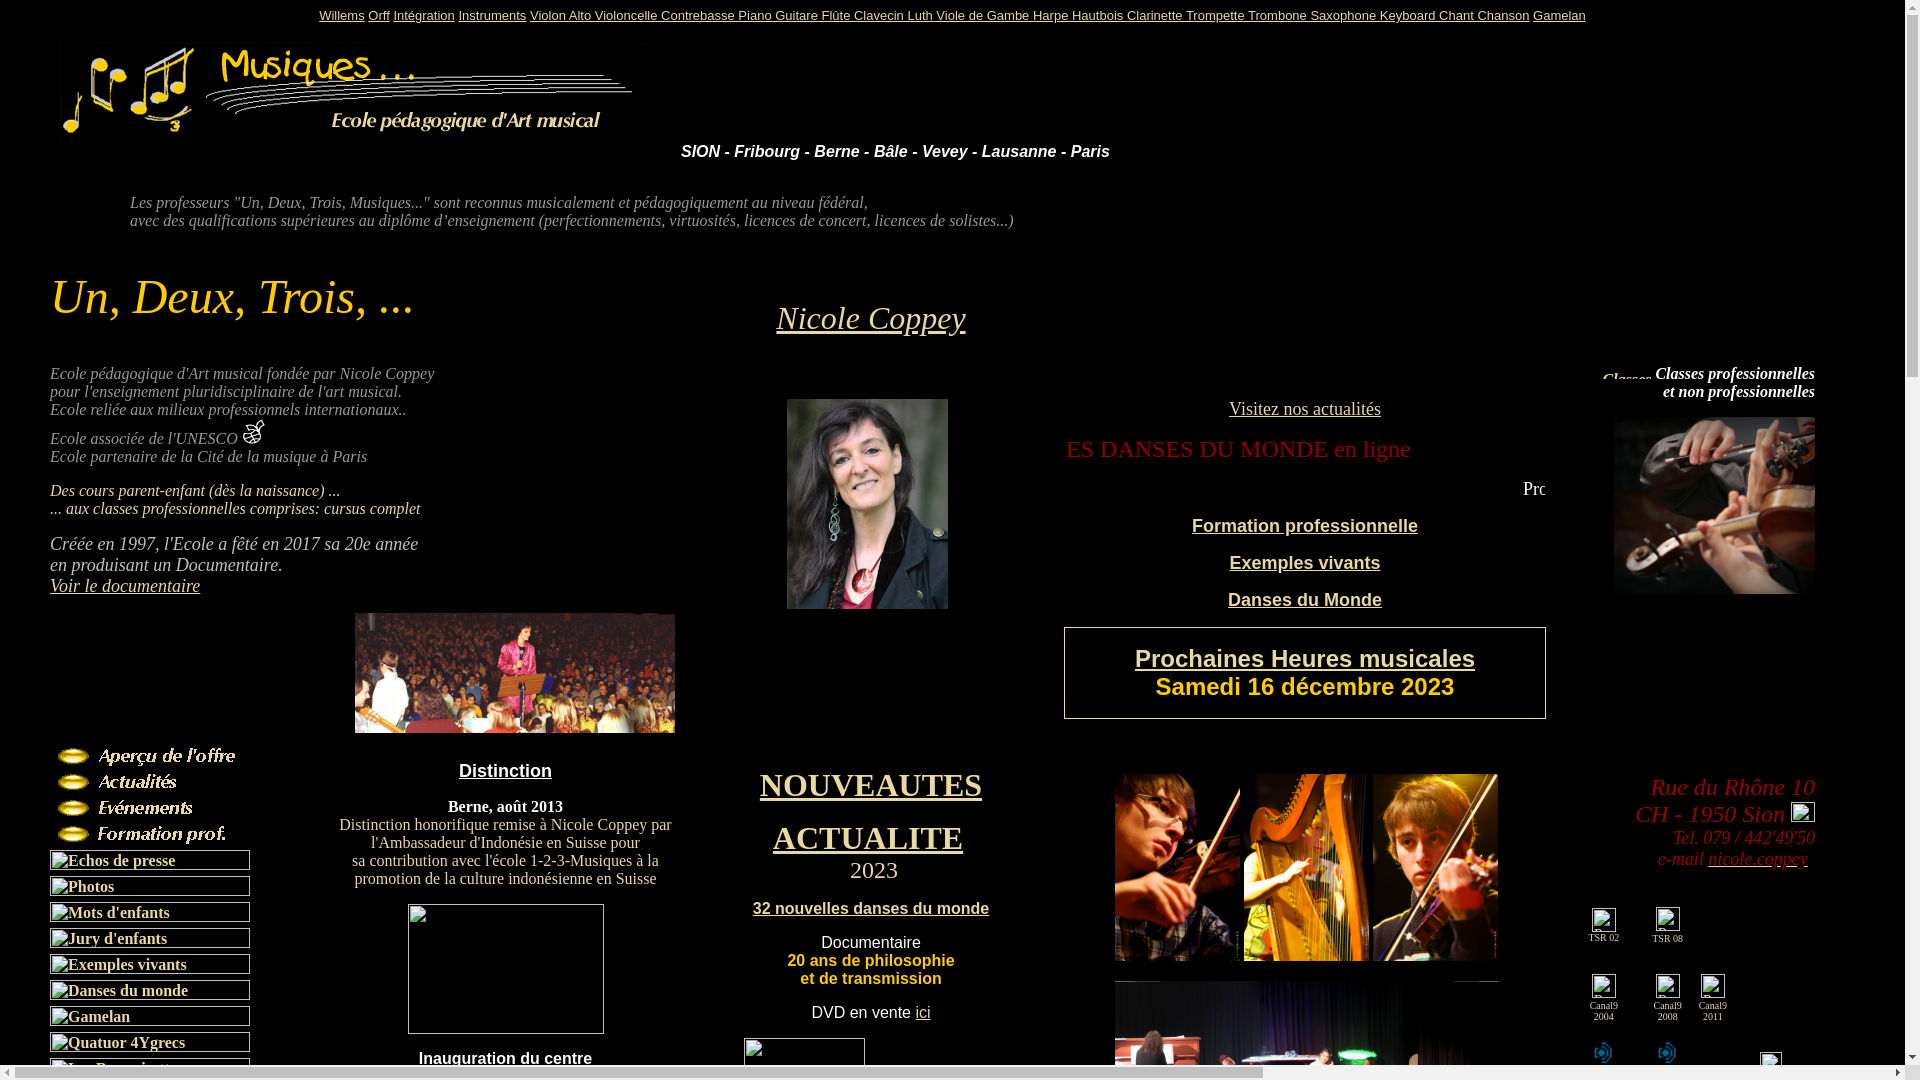  I want to click on 'Formation professionnelle', so click(1305, 524).